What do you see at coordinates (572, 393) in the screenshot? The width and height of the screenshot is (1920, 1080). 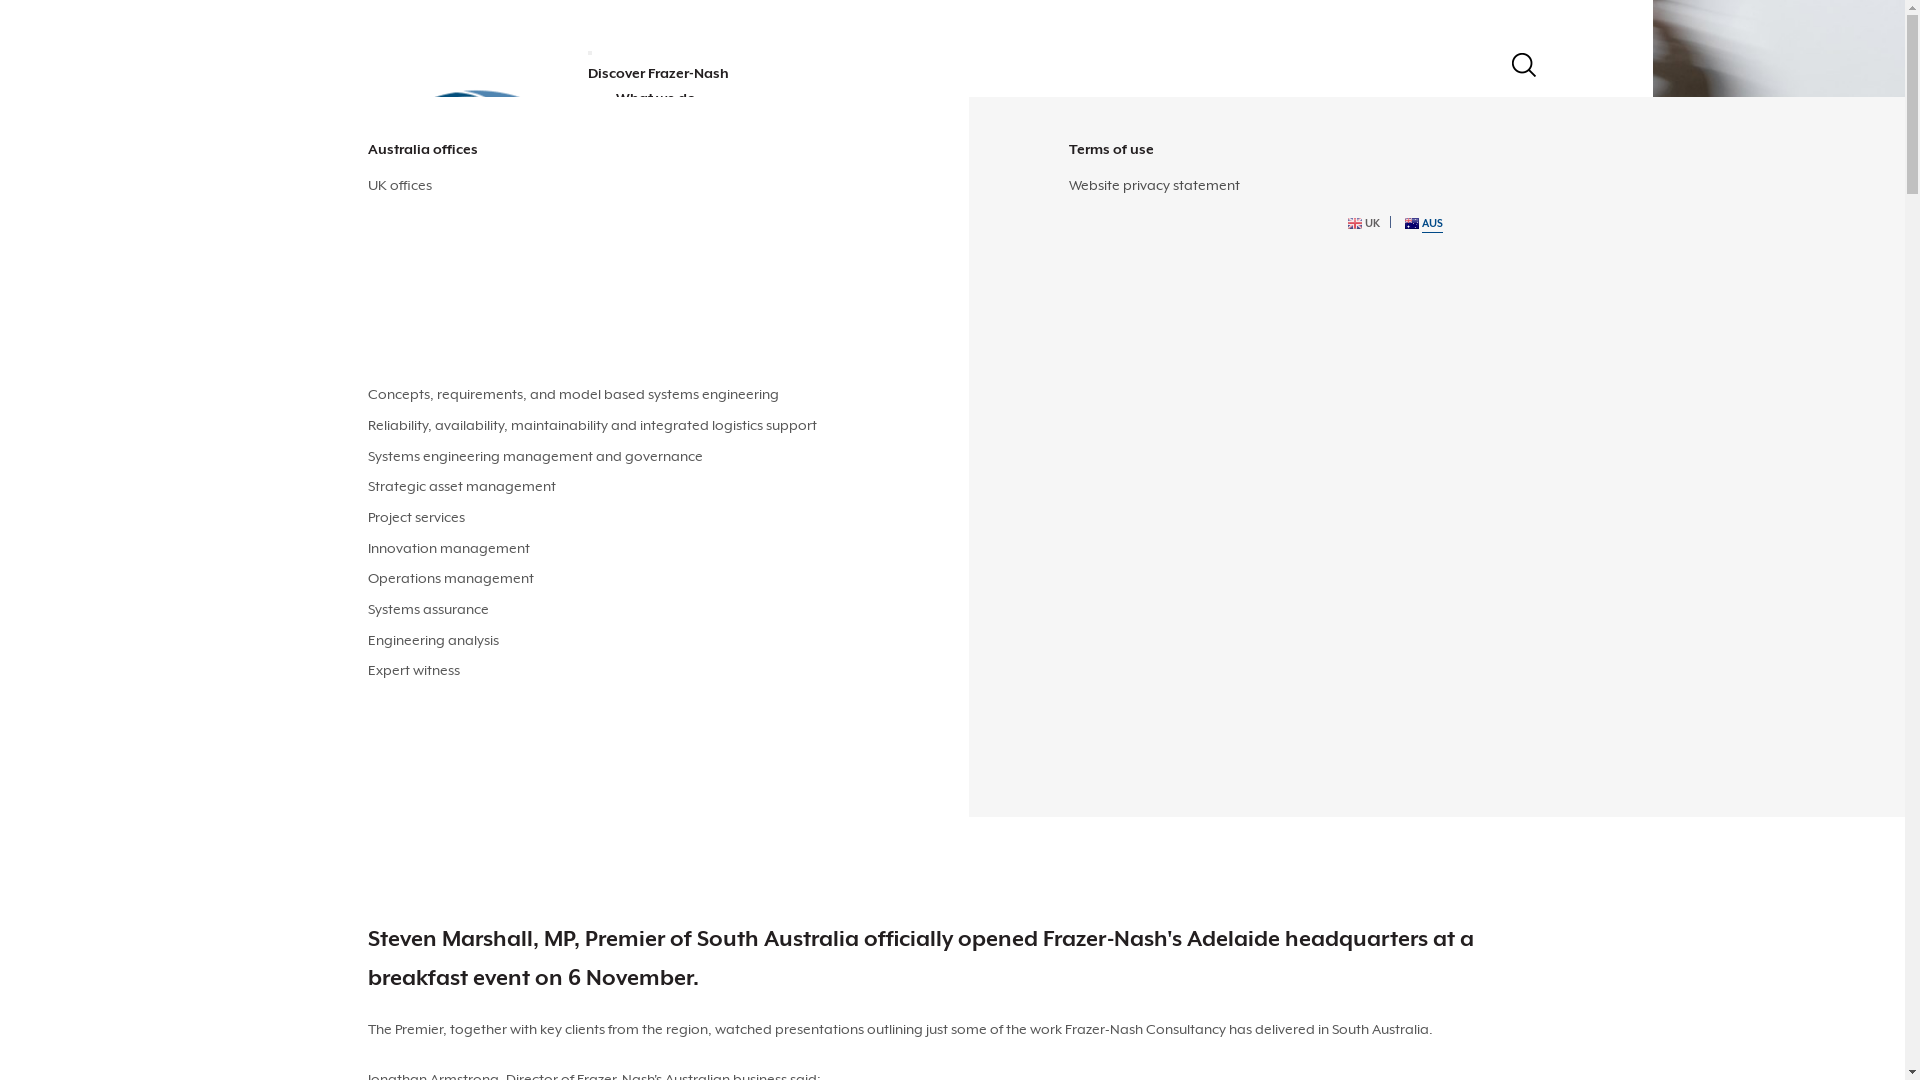 I see `'Concepts, requirements, and model based systems engineering'` at bounding box center [572, 393].